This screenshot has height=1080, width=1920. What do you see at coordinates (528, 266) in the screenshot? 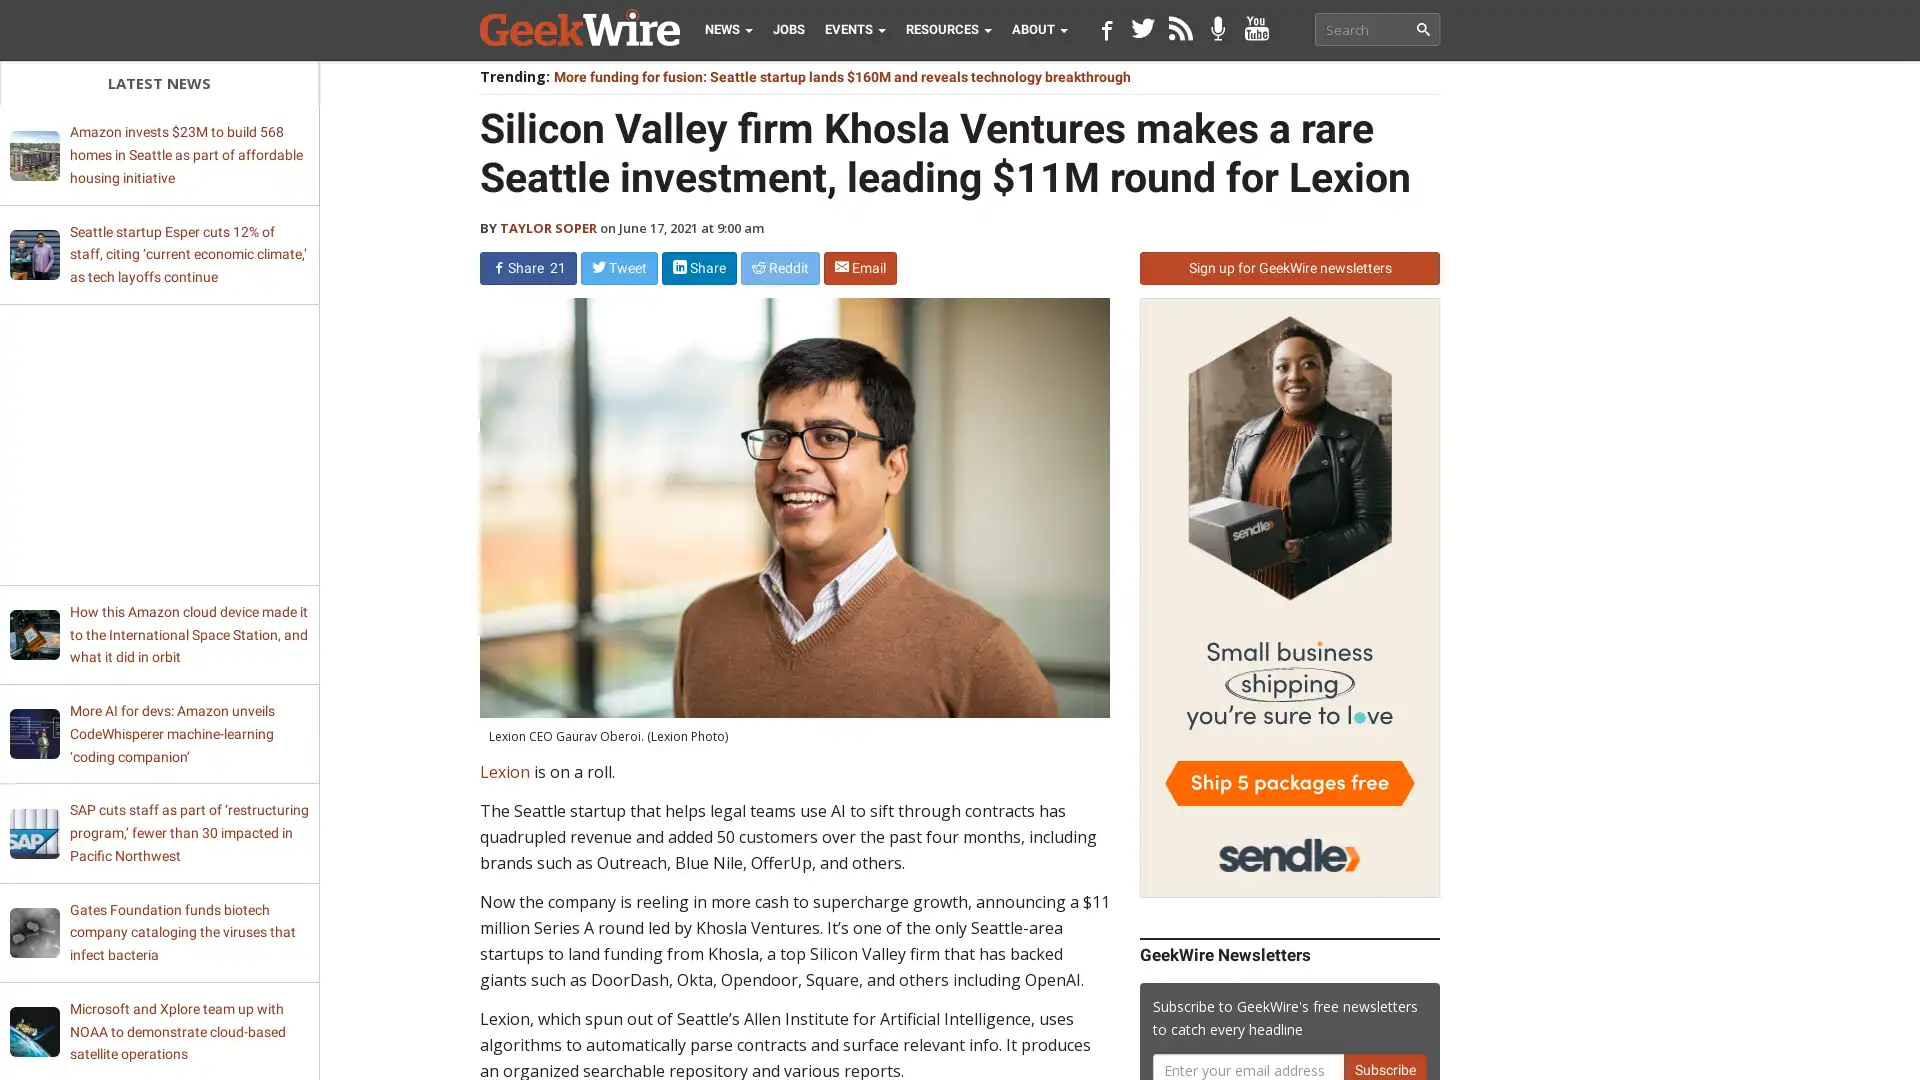
I see `Share  21` at bounding box center [528, 266].